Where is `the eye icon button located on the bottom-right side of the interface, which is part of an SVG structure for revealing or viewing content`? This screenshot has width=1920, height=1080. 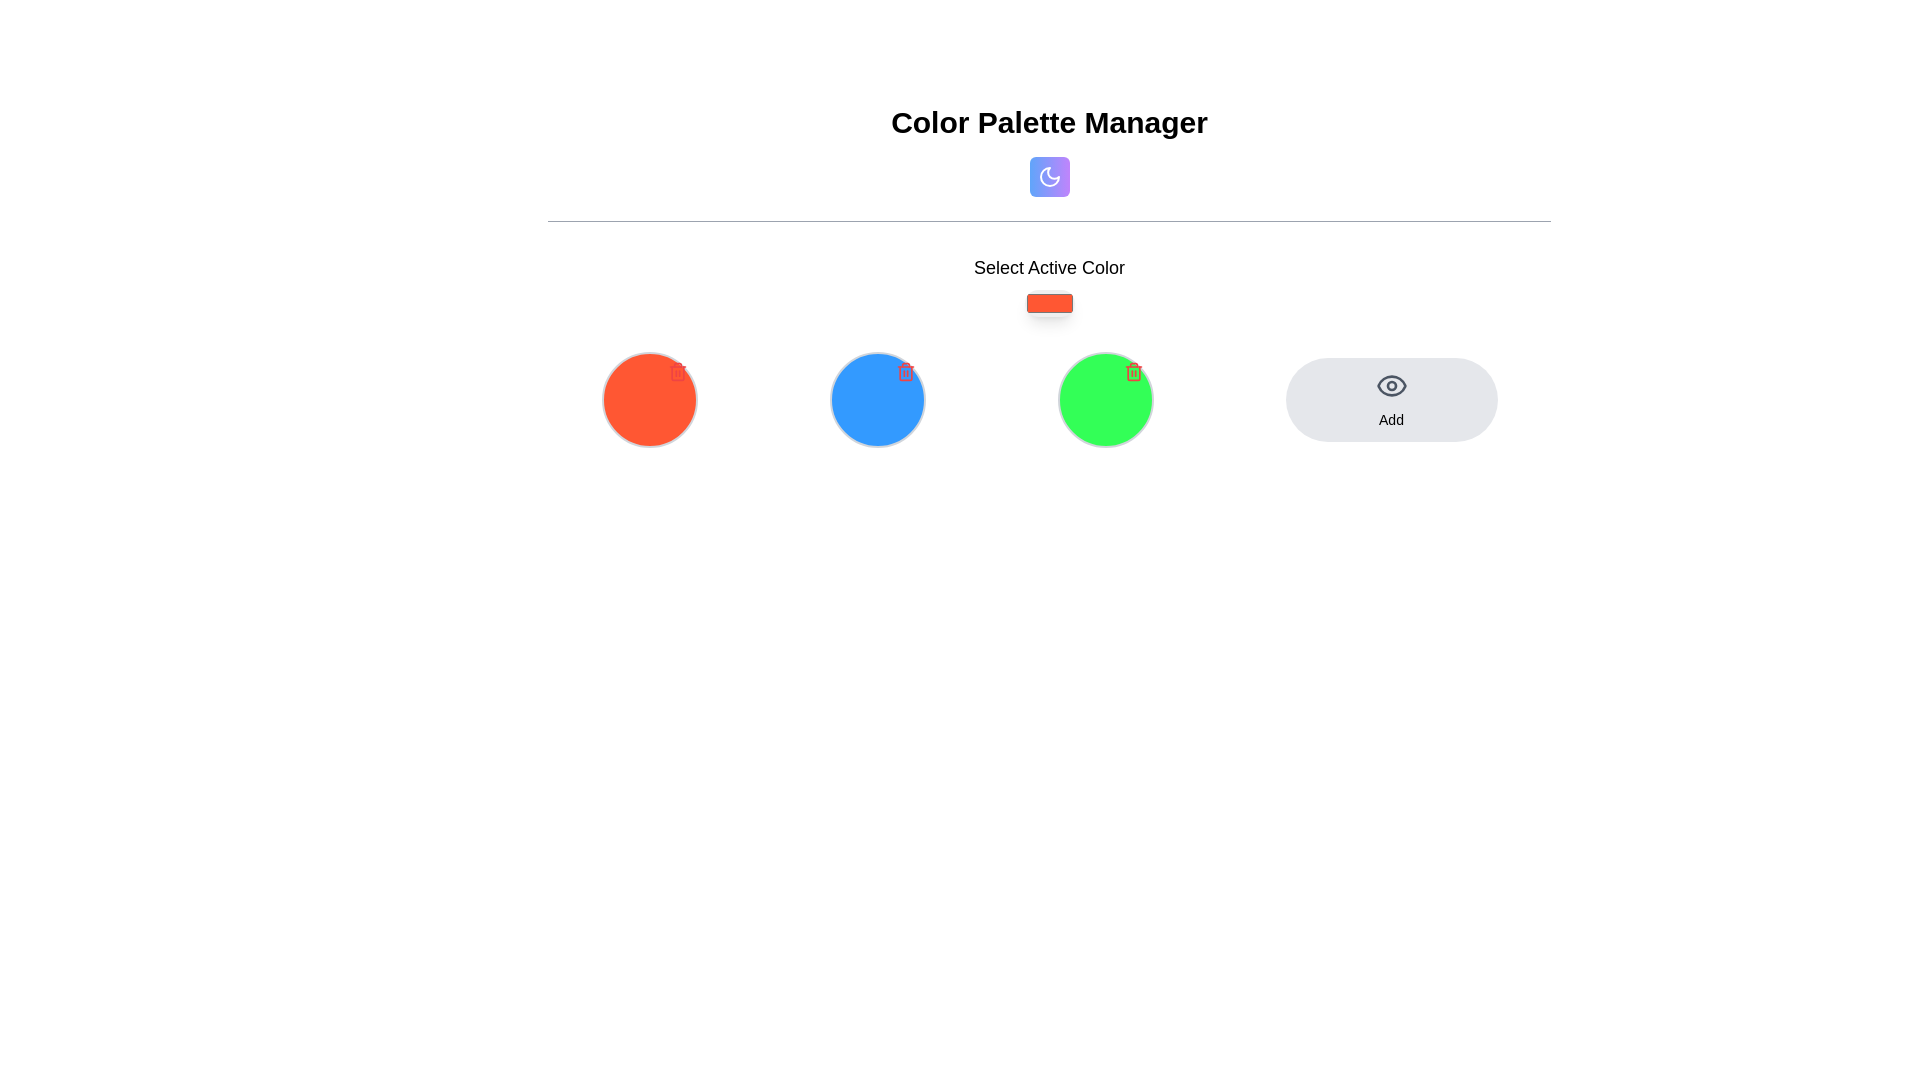
the eye icon button located on the bottom-right side of the interface, which is part of an SVG structure for revealing or viewing content is located at coordinates (1390, 385).